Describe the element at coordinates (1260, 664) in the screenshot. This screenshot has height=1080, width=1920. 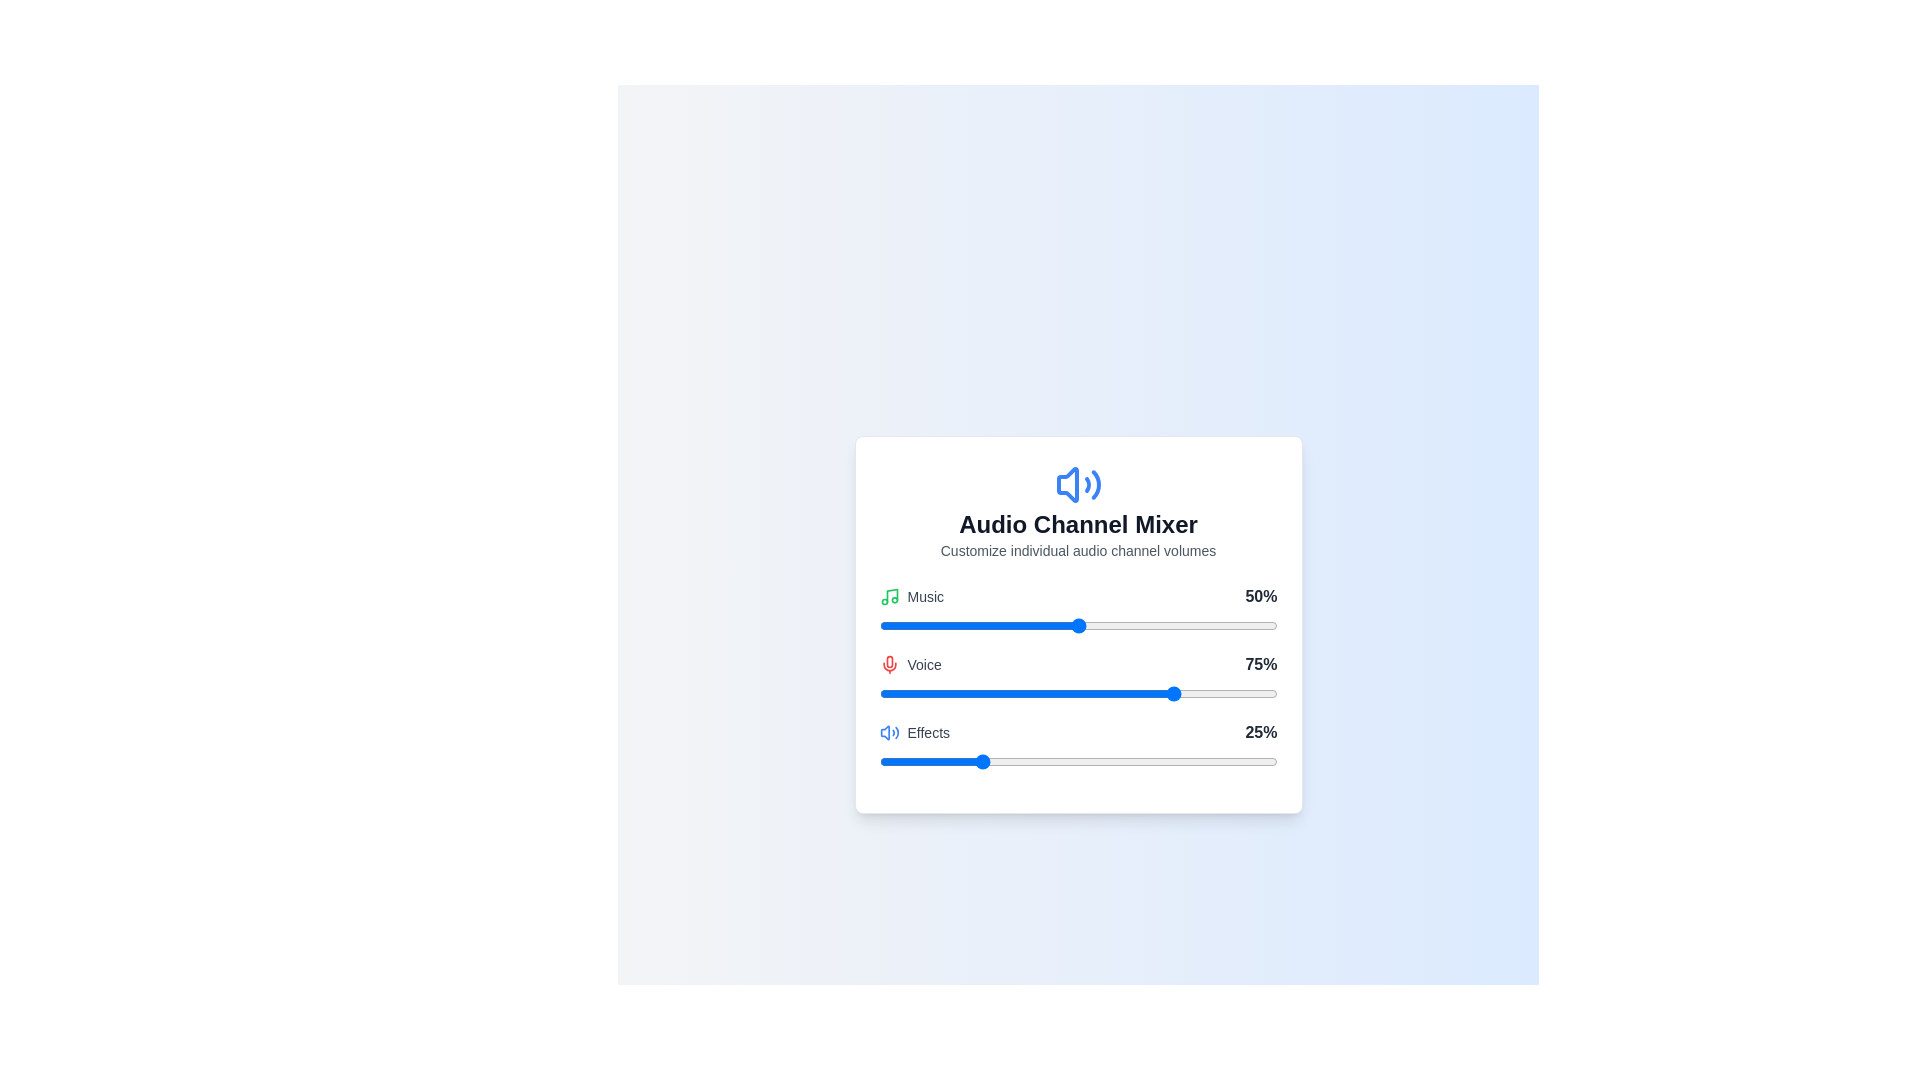
I see `the static text label displaying '75%' in dark gray, located in the 'Voice' section, positioned to the far right adjacent to a slider` at that location.